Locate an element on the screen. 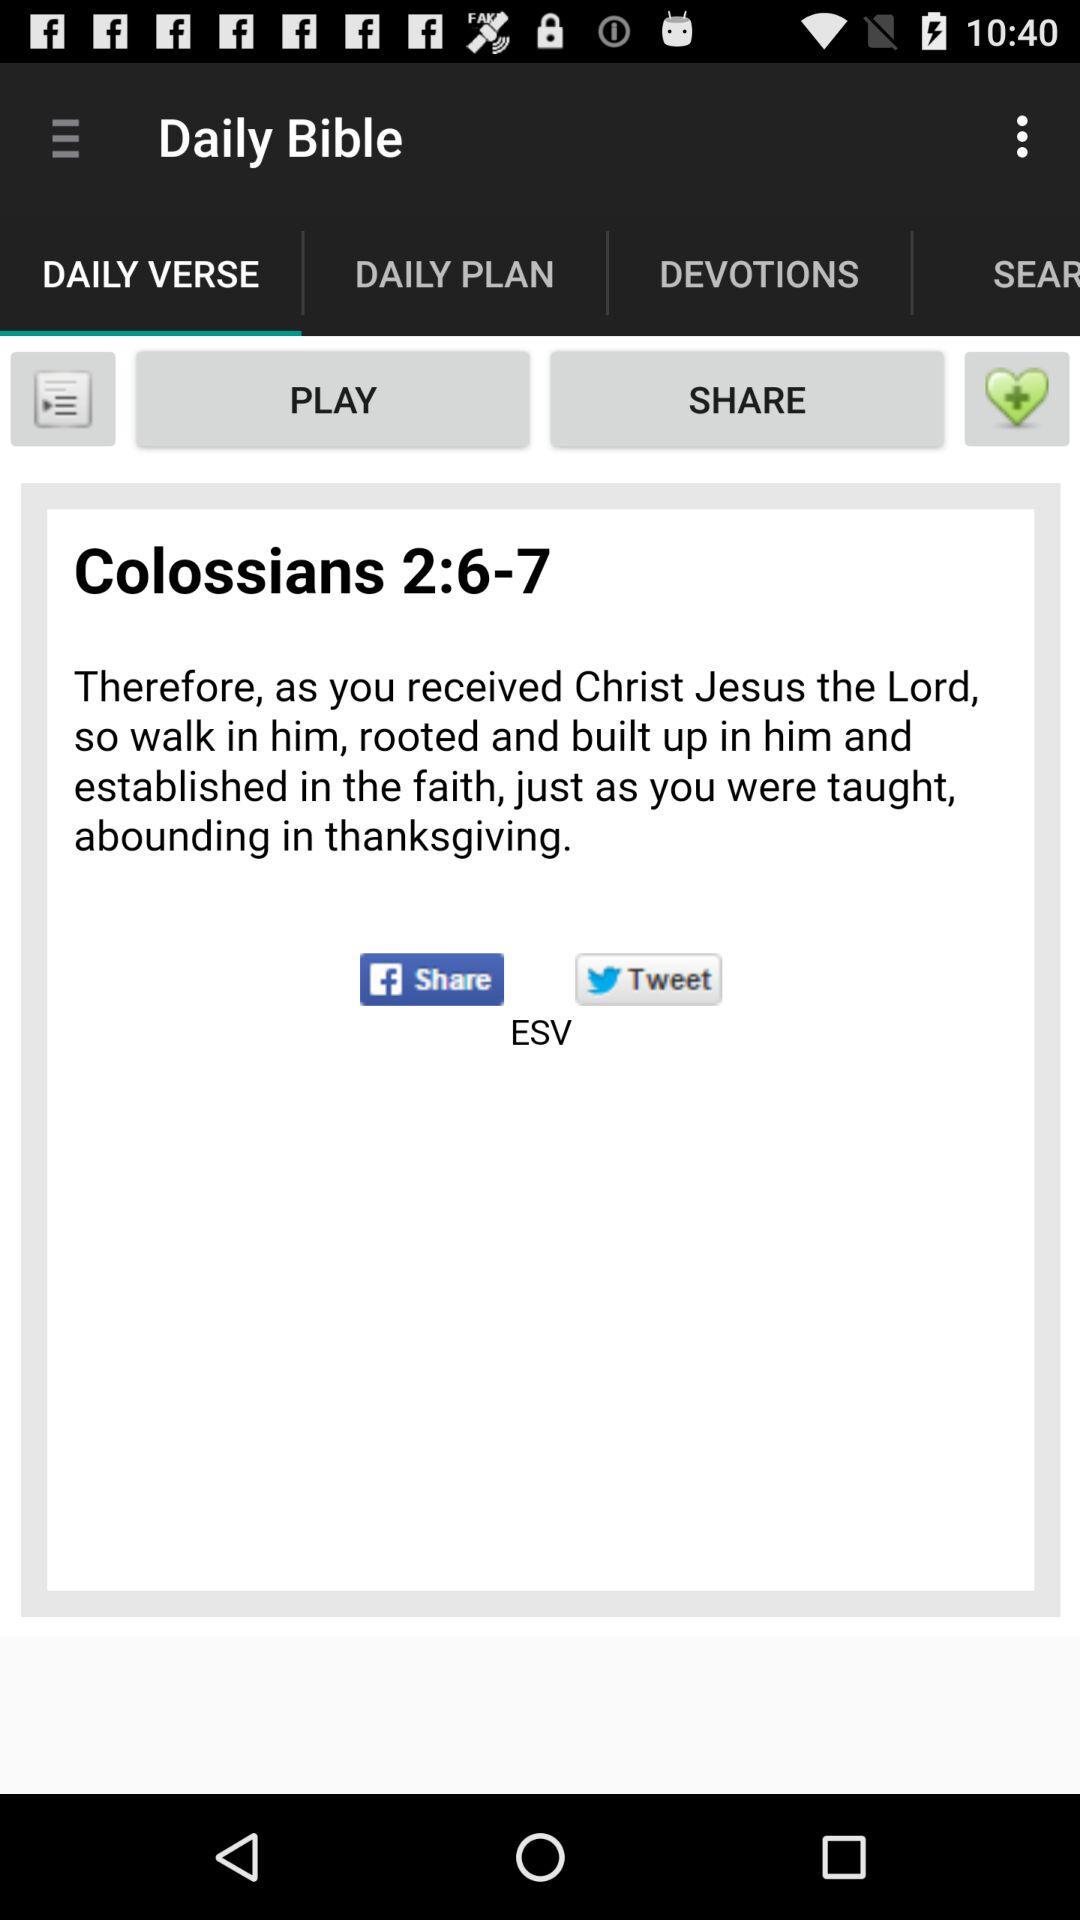 The height and width of the screenshot is (1920, 1080). the button which is next to the play is located at coordinates (747, 398).